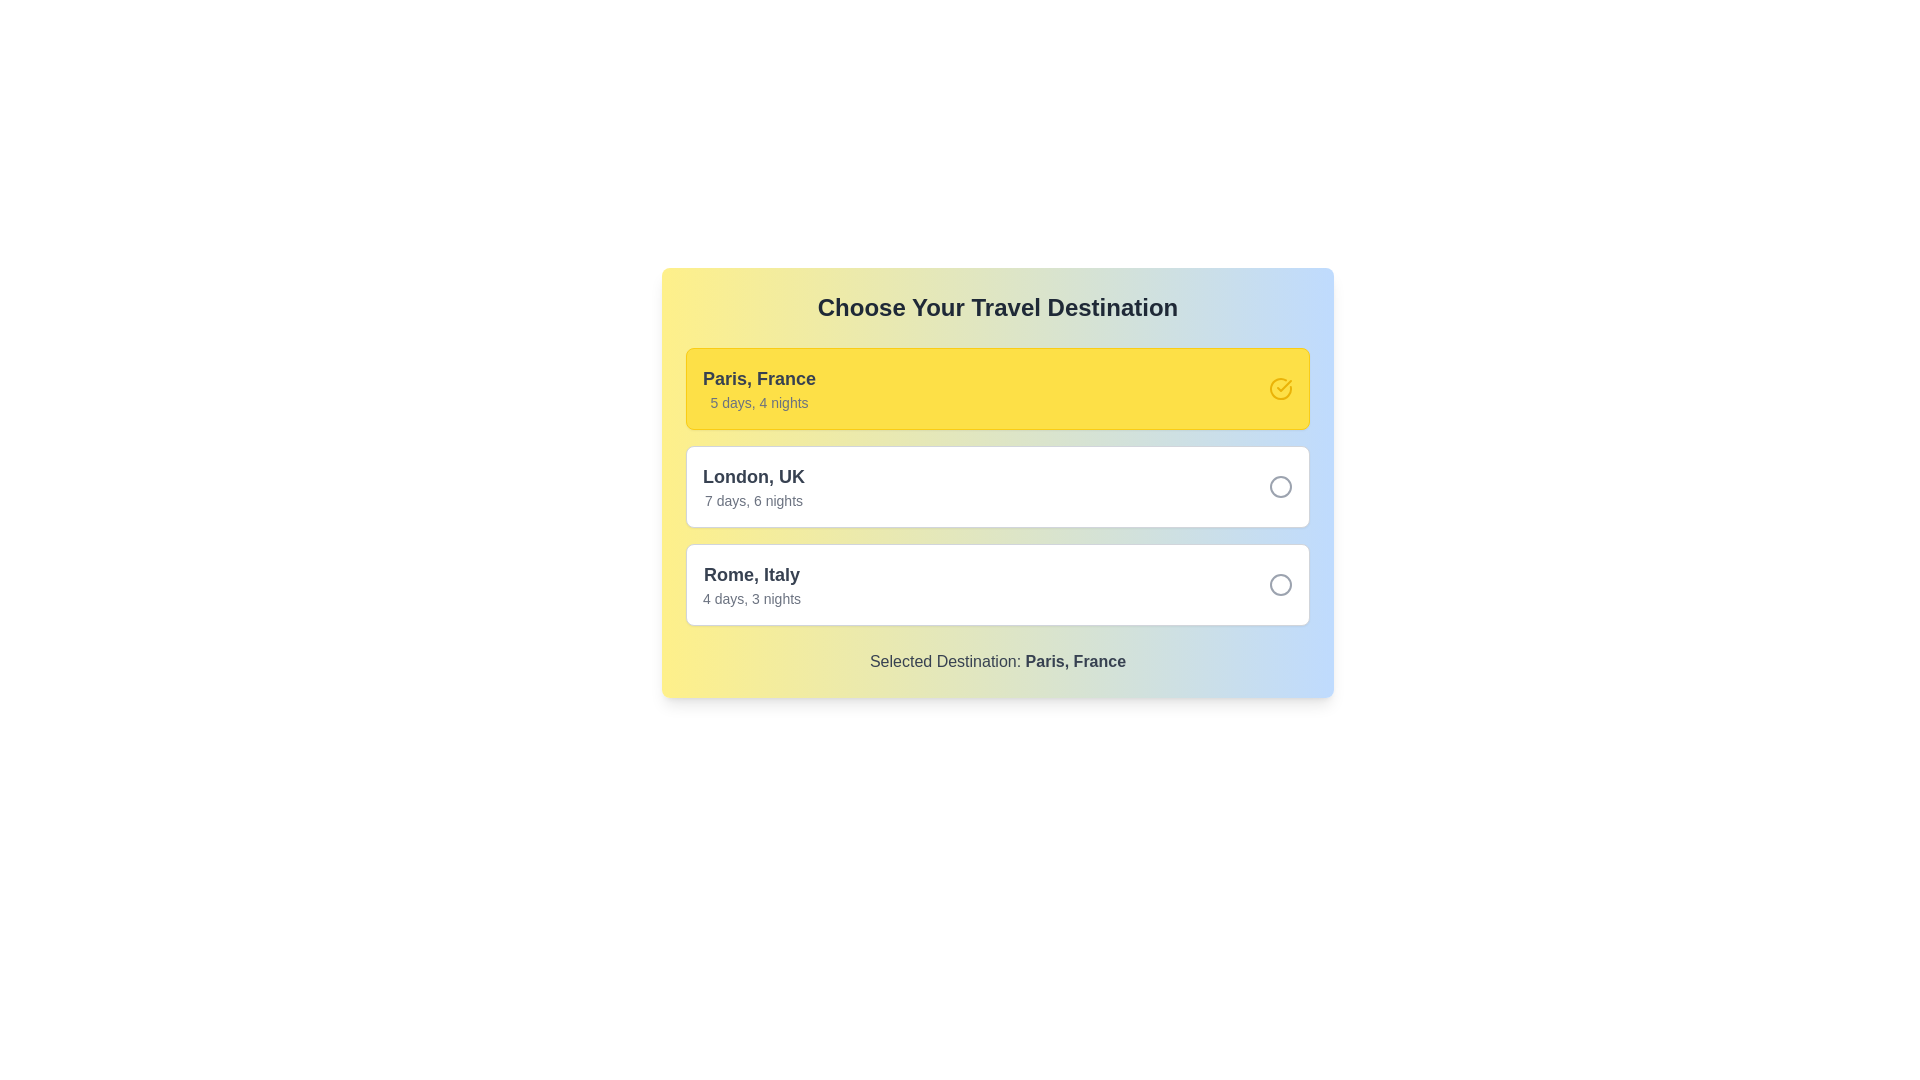  I want to click on the text label reading 'Paris, France', which is styled in bold and large dark gray font and is positioned within a yellow rectangle indicating a selected state, so click(758, 378).